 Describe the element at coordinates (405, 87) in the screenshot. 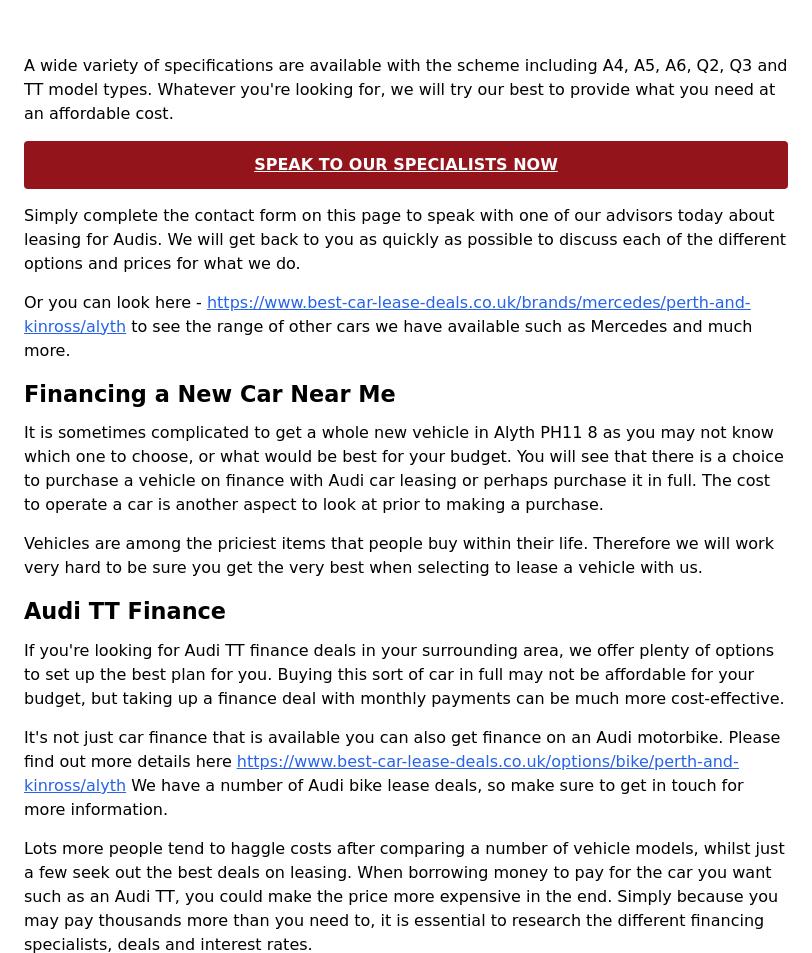

I see `'A wide variety of specifications are available with the scheme including A4, A5, A6, Q2, Q3 and TT model types. Whatever you're looking for, we will try our best to provide what you need at an affordable cost.'` at that location.